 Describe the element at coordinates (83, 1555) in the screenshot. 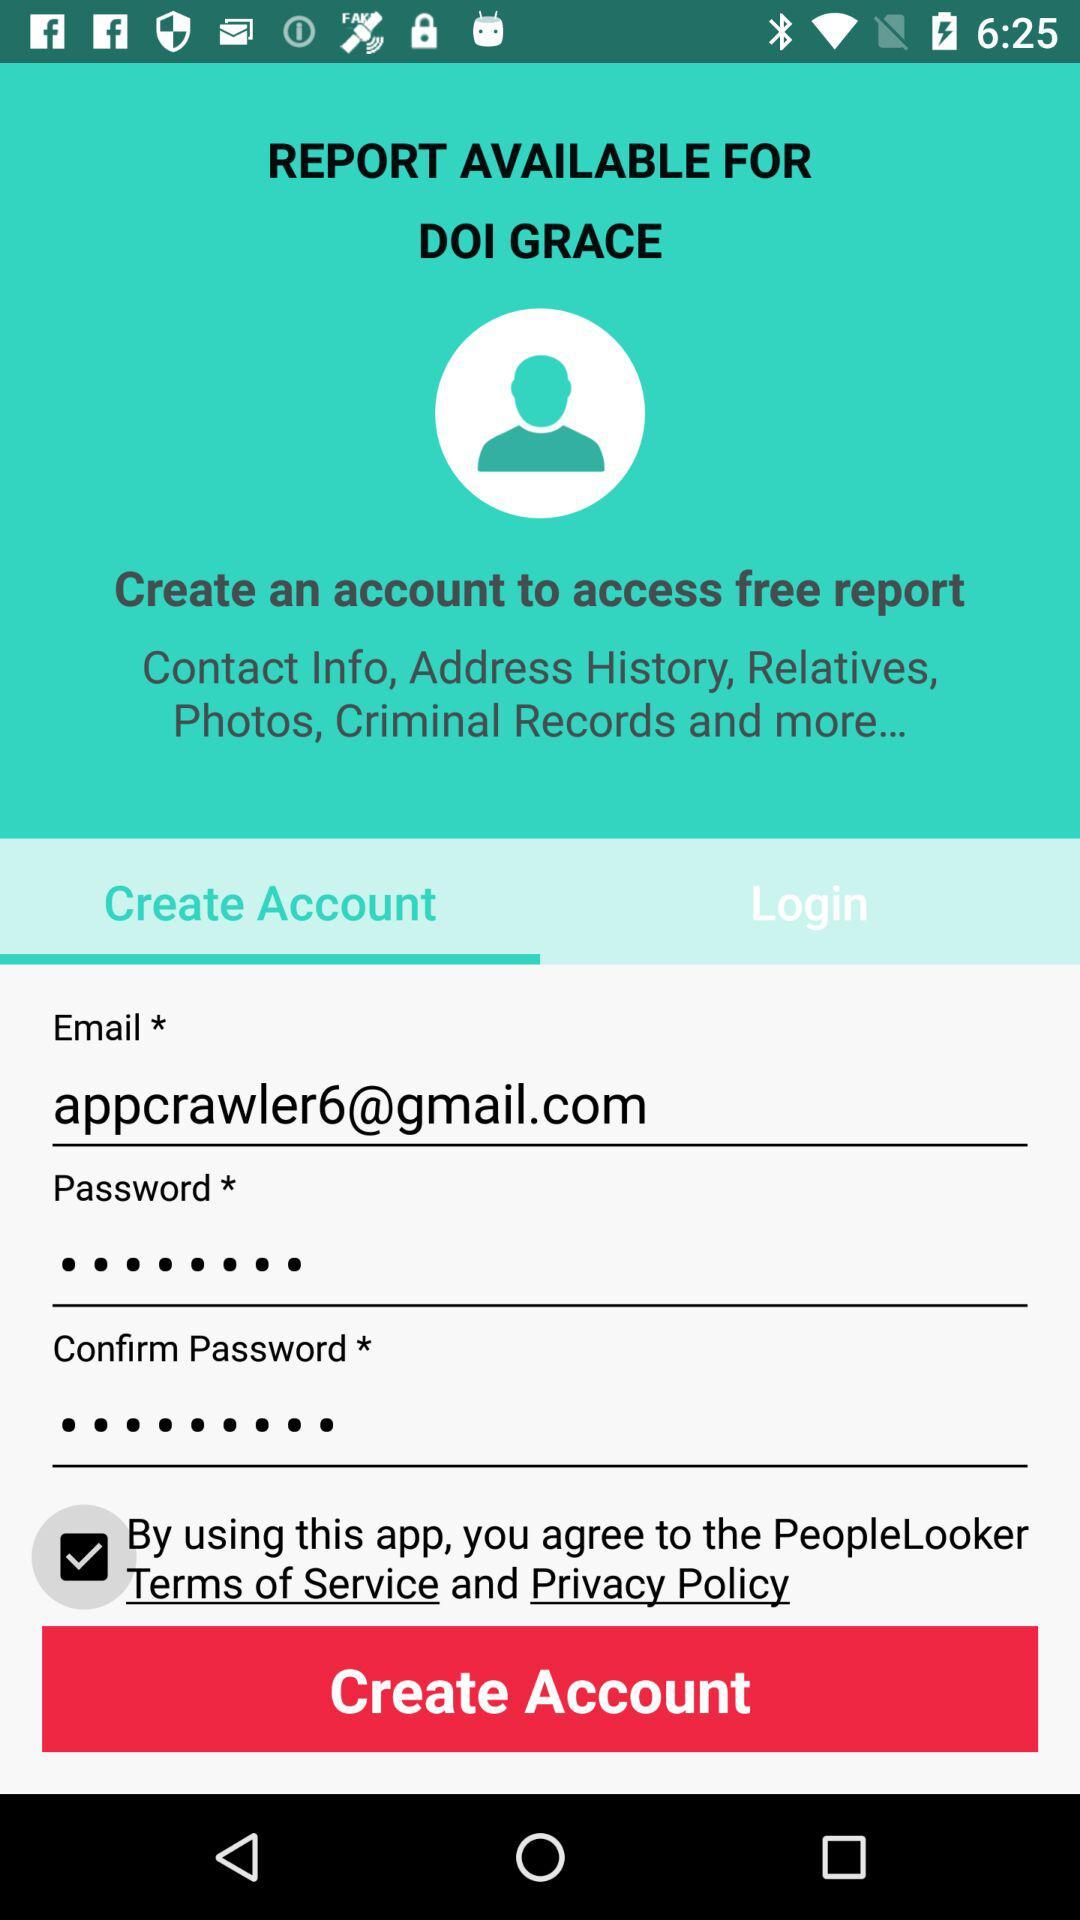

I see `item above create account` at that location.